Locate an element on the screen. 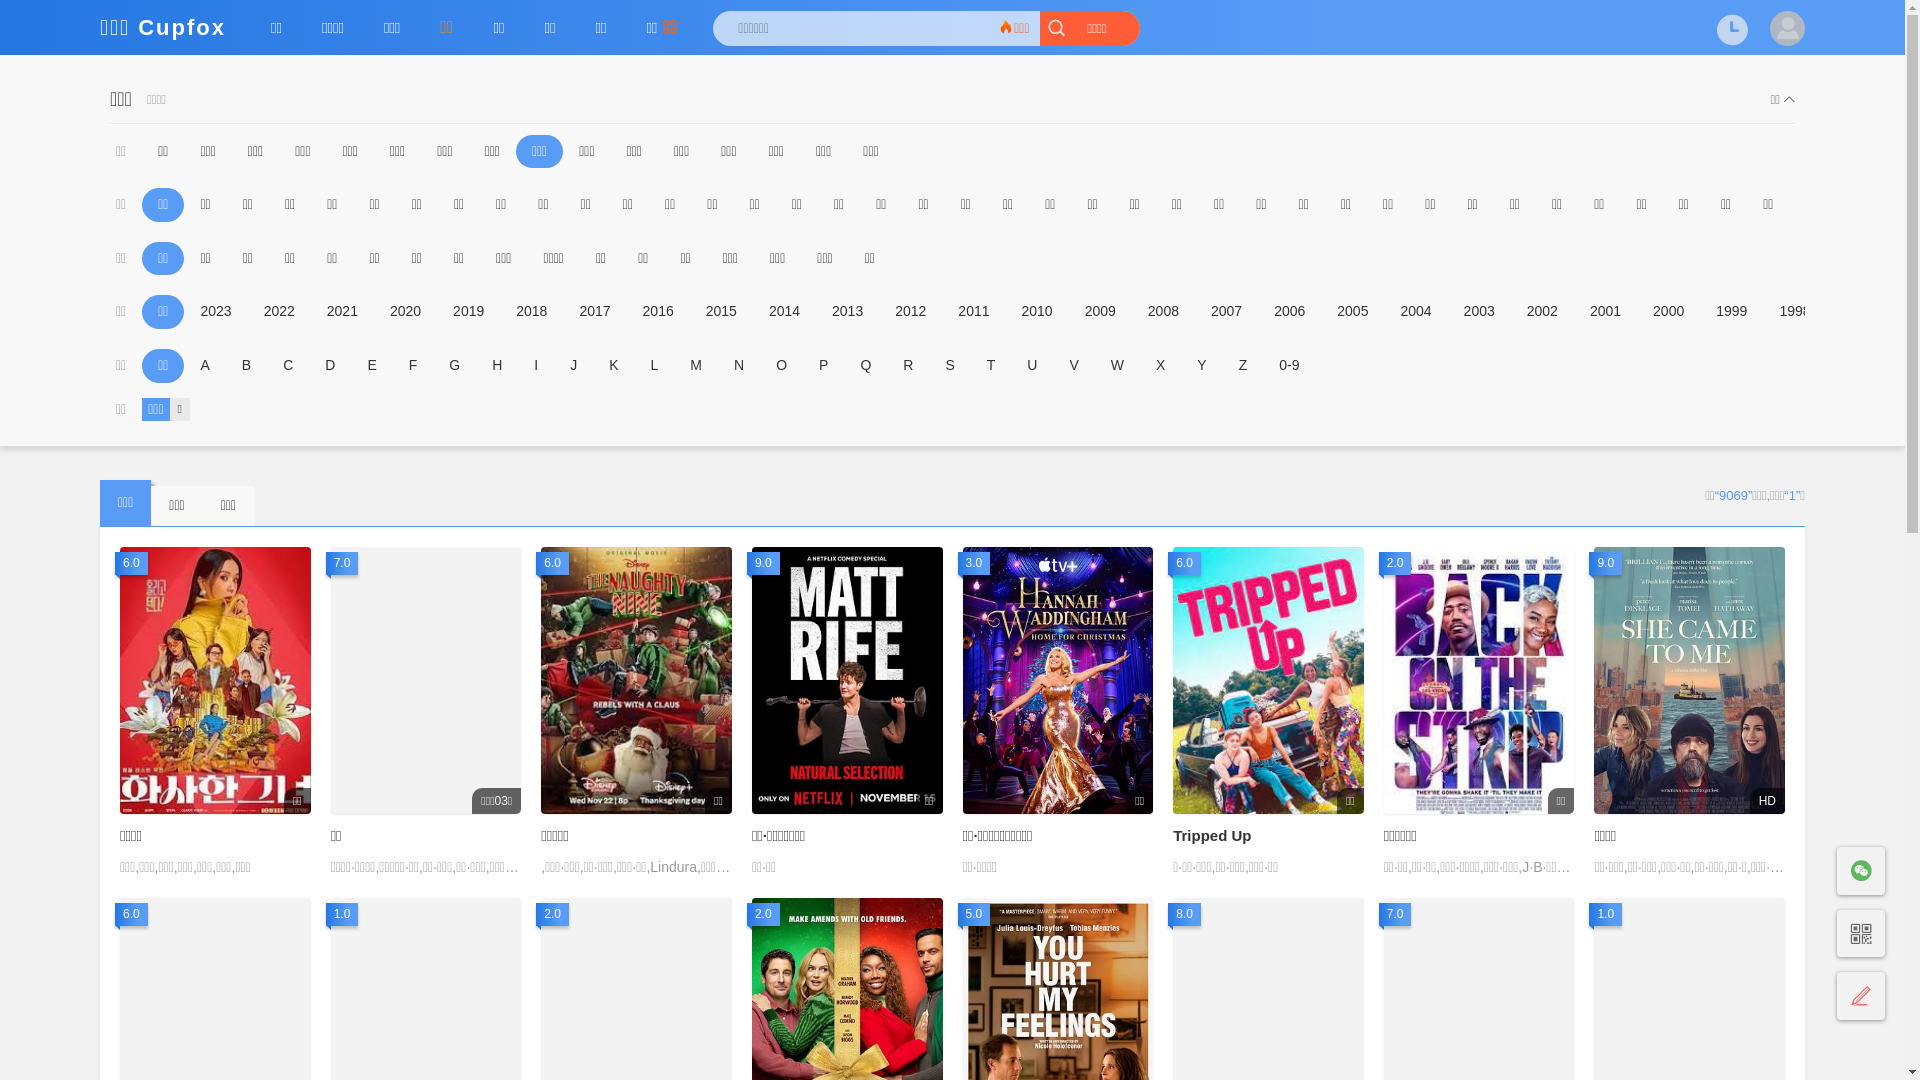  'H' is located at coordinates (474, 366).